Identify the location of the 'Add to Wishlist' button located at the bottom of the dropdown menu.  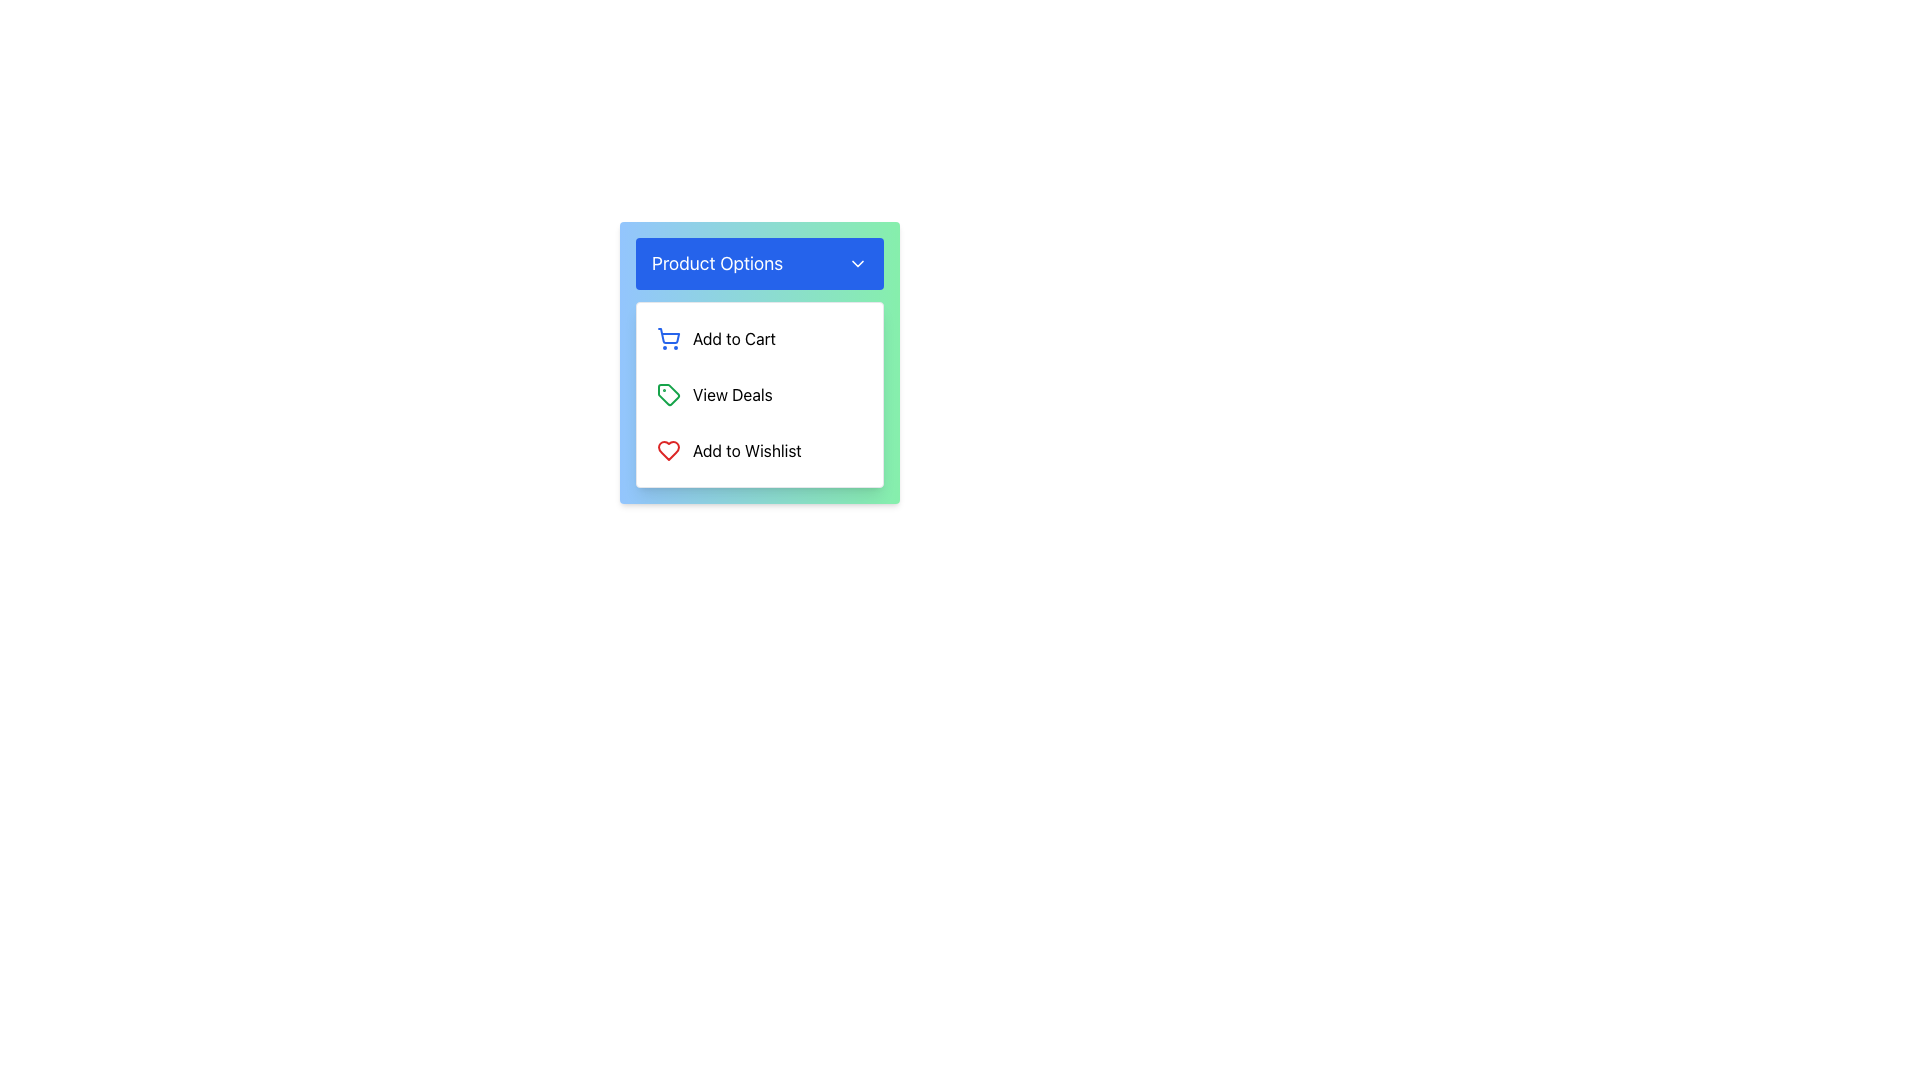
(758, 451).